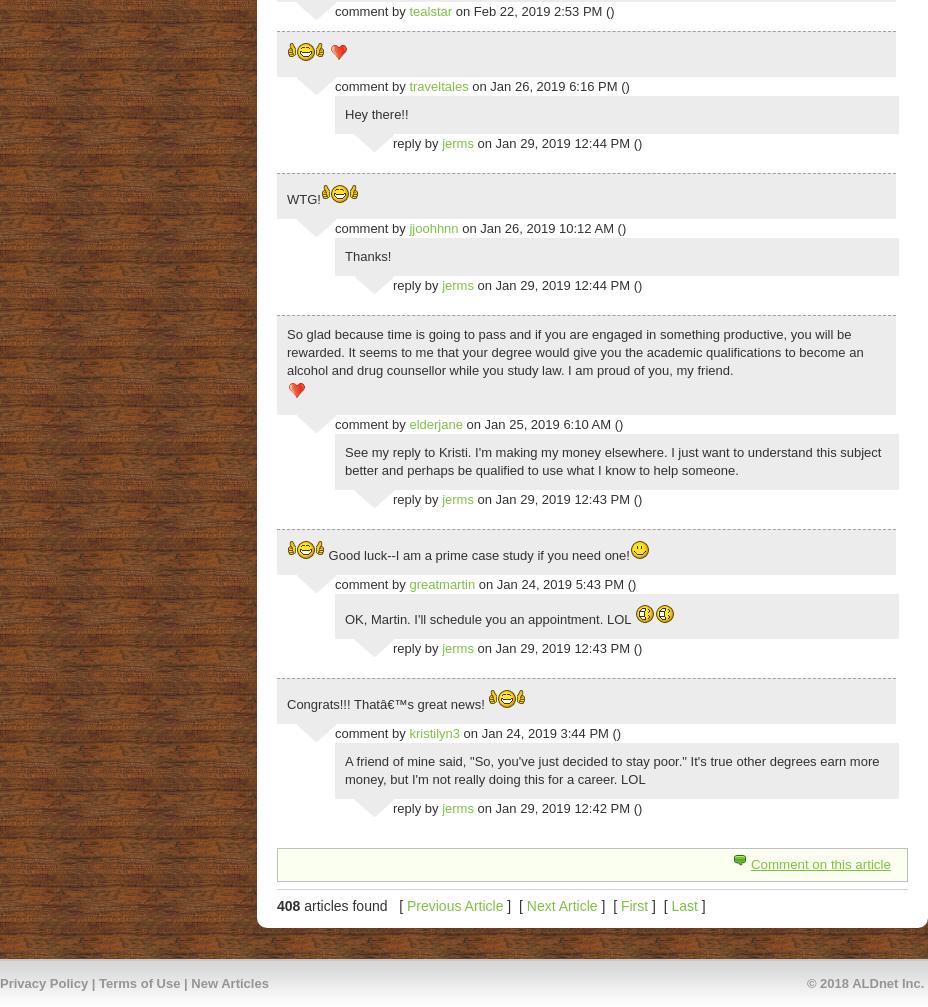 This screenshot has height=1007, width=928. Describe the element at coordinates (488, 618) in the screenshot. I see `'OK, Martin. I'll schedule you an appointment. LOL'` at that location.